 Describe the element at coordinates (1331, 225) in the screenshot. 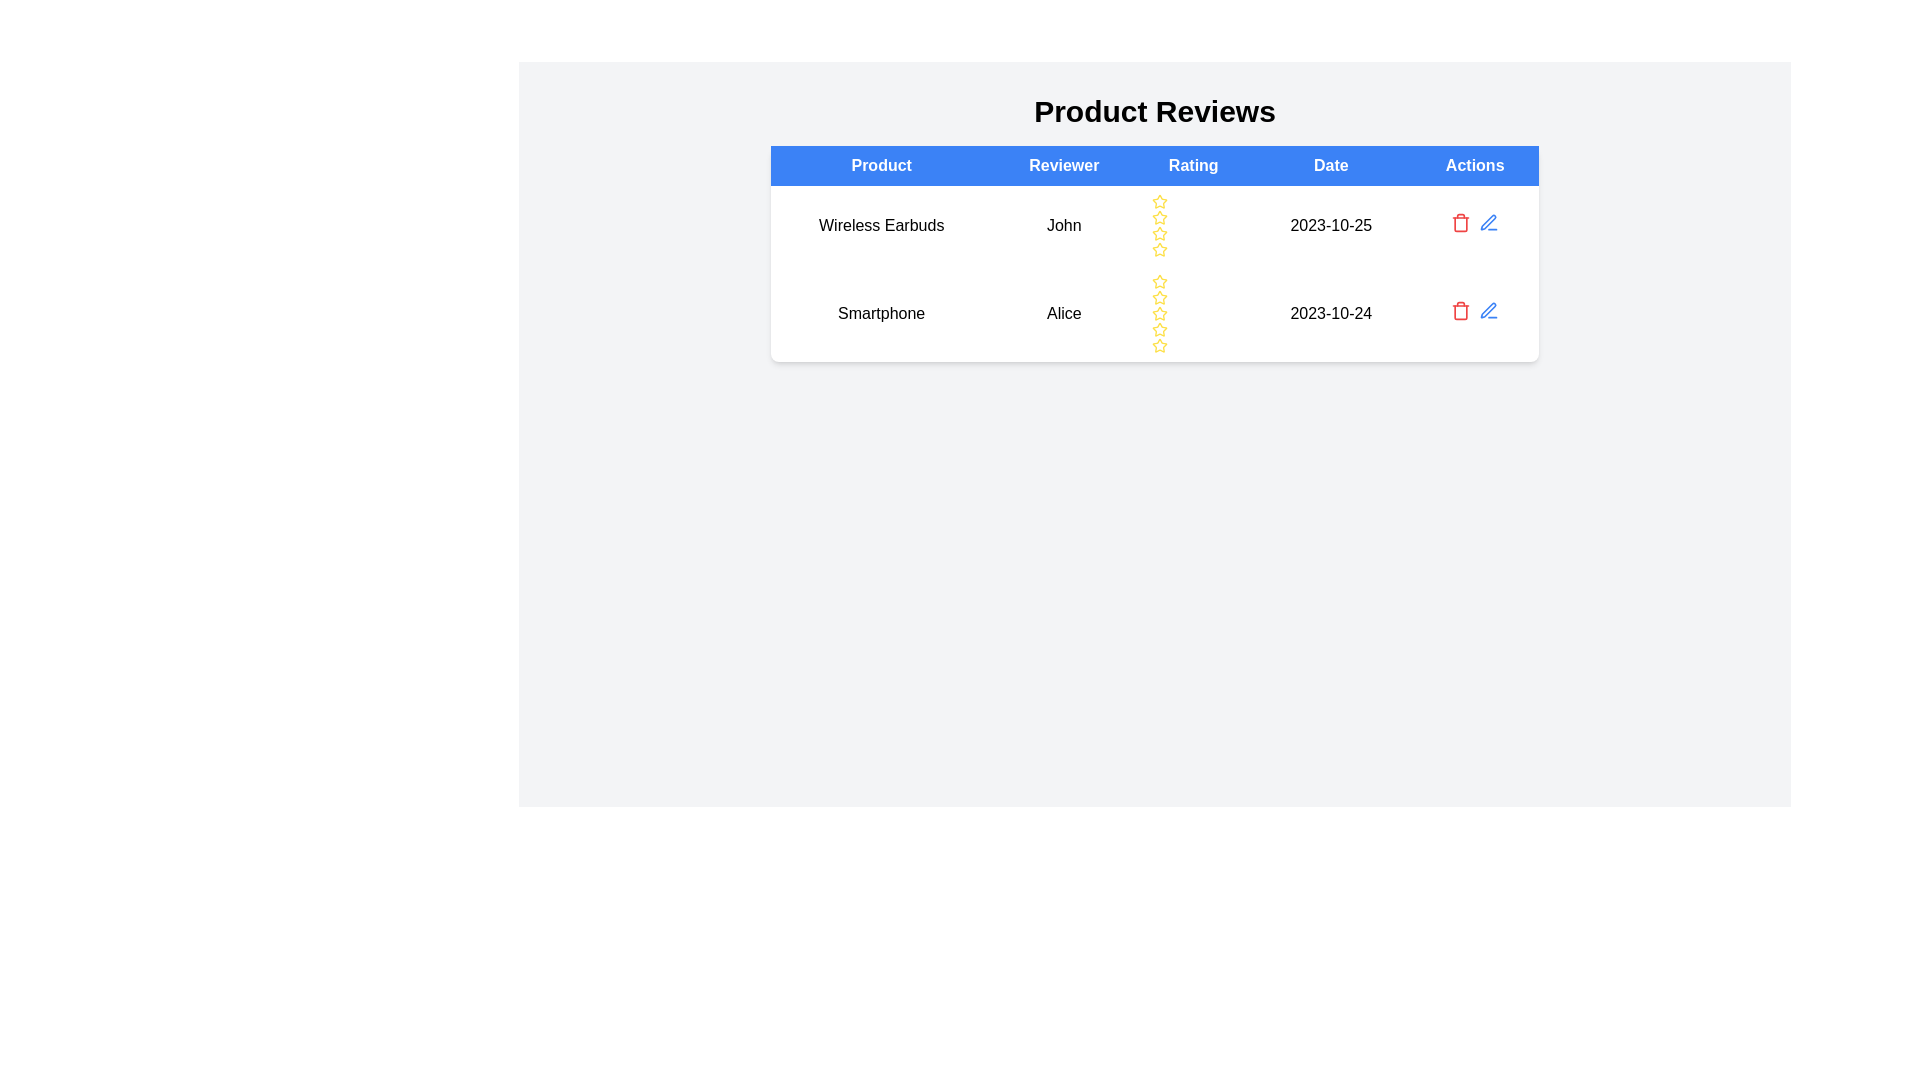

I see `the text label displaying the date in the second row of the product reviews table, located under the 'Date' column` at that location.